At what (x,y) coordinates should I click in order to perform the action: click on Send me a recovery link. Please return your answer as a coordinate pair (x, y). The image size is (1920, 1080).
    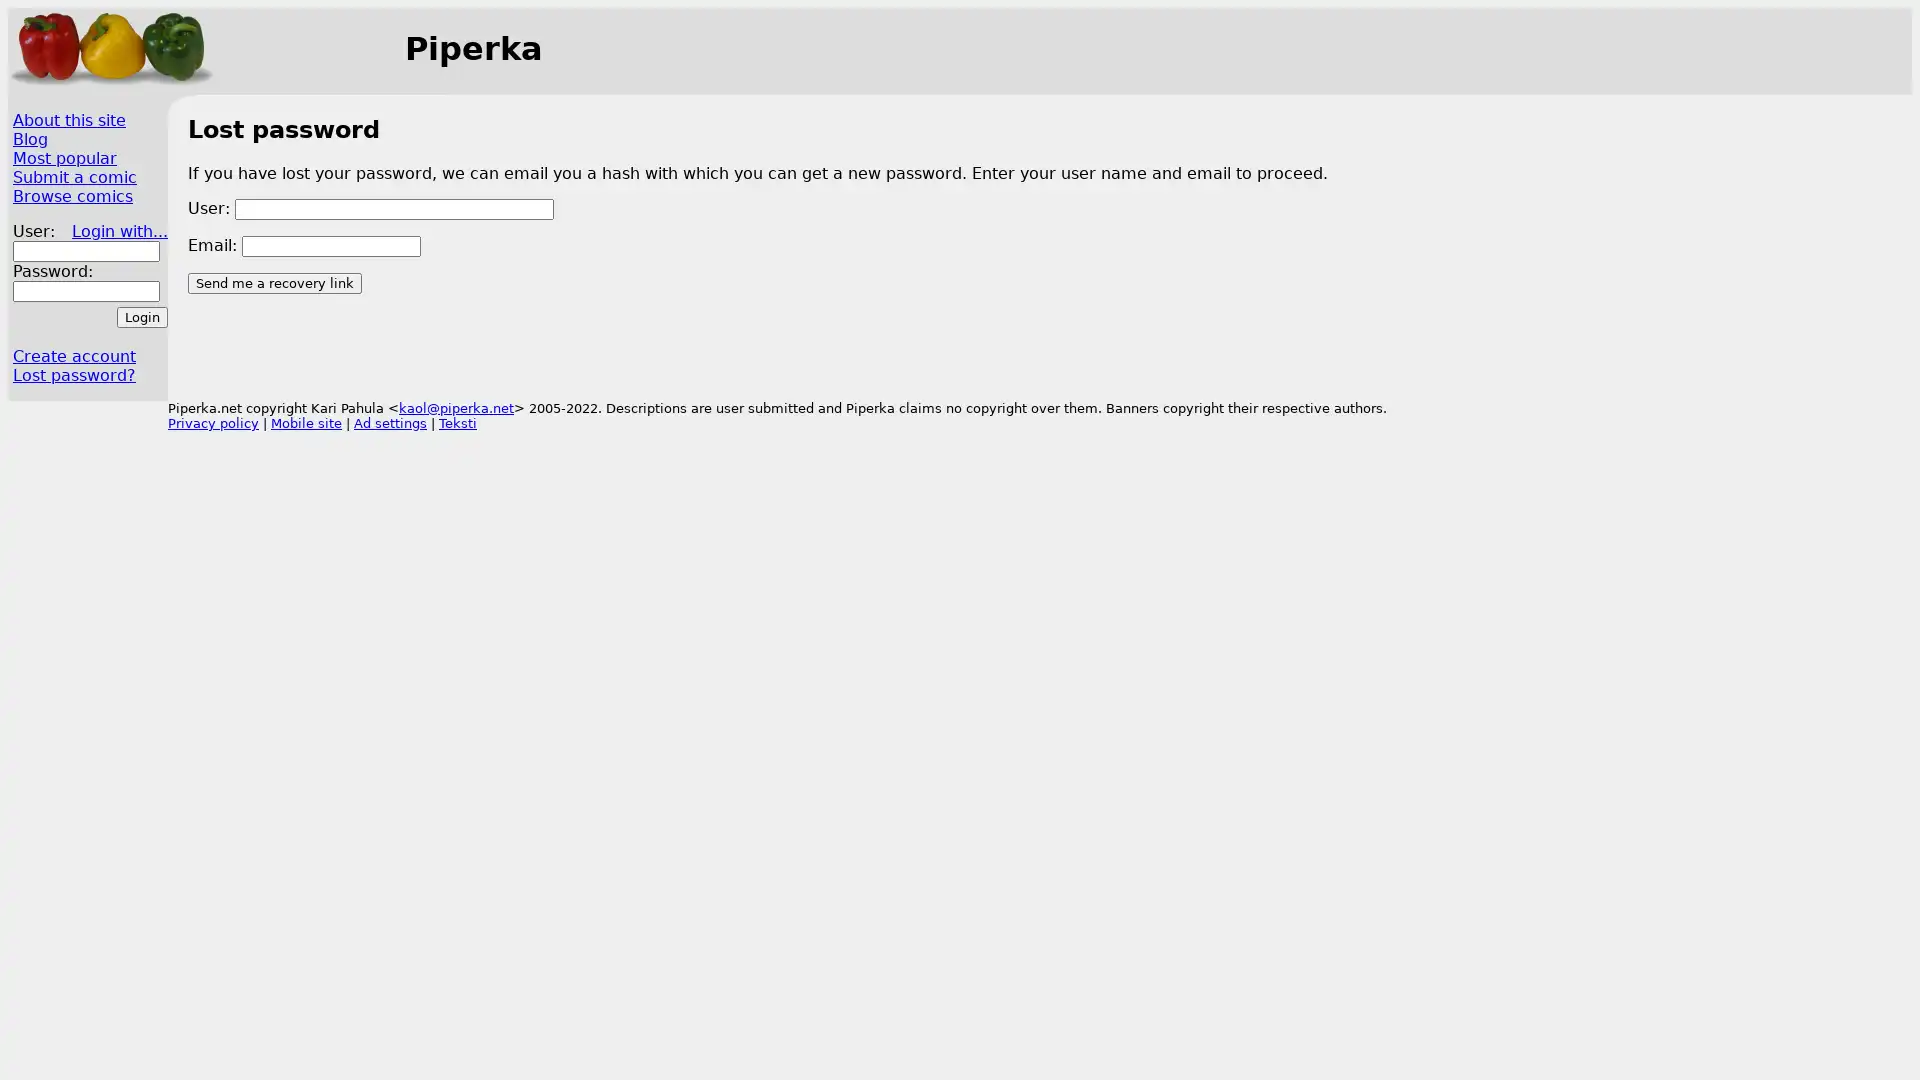
    Looking at the image, I should click on (273, 282).